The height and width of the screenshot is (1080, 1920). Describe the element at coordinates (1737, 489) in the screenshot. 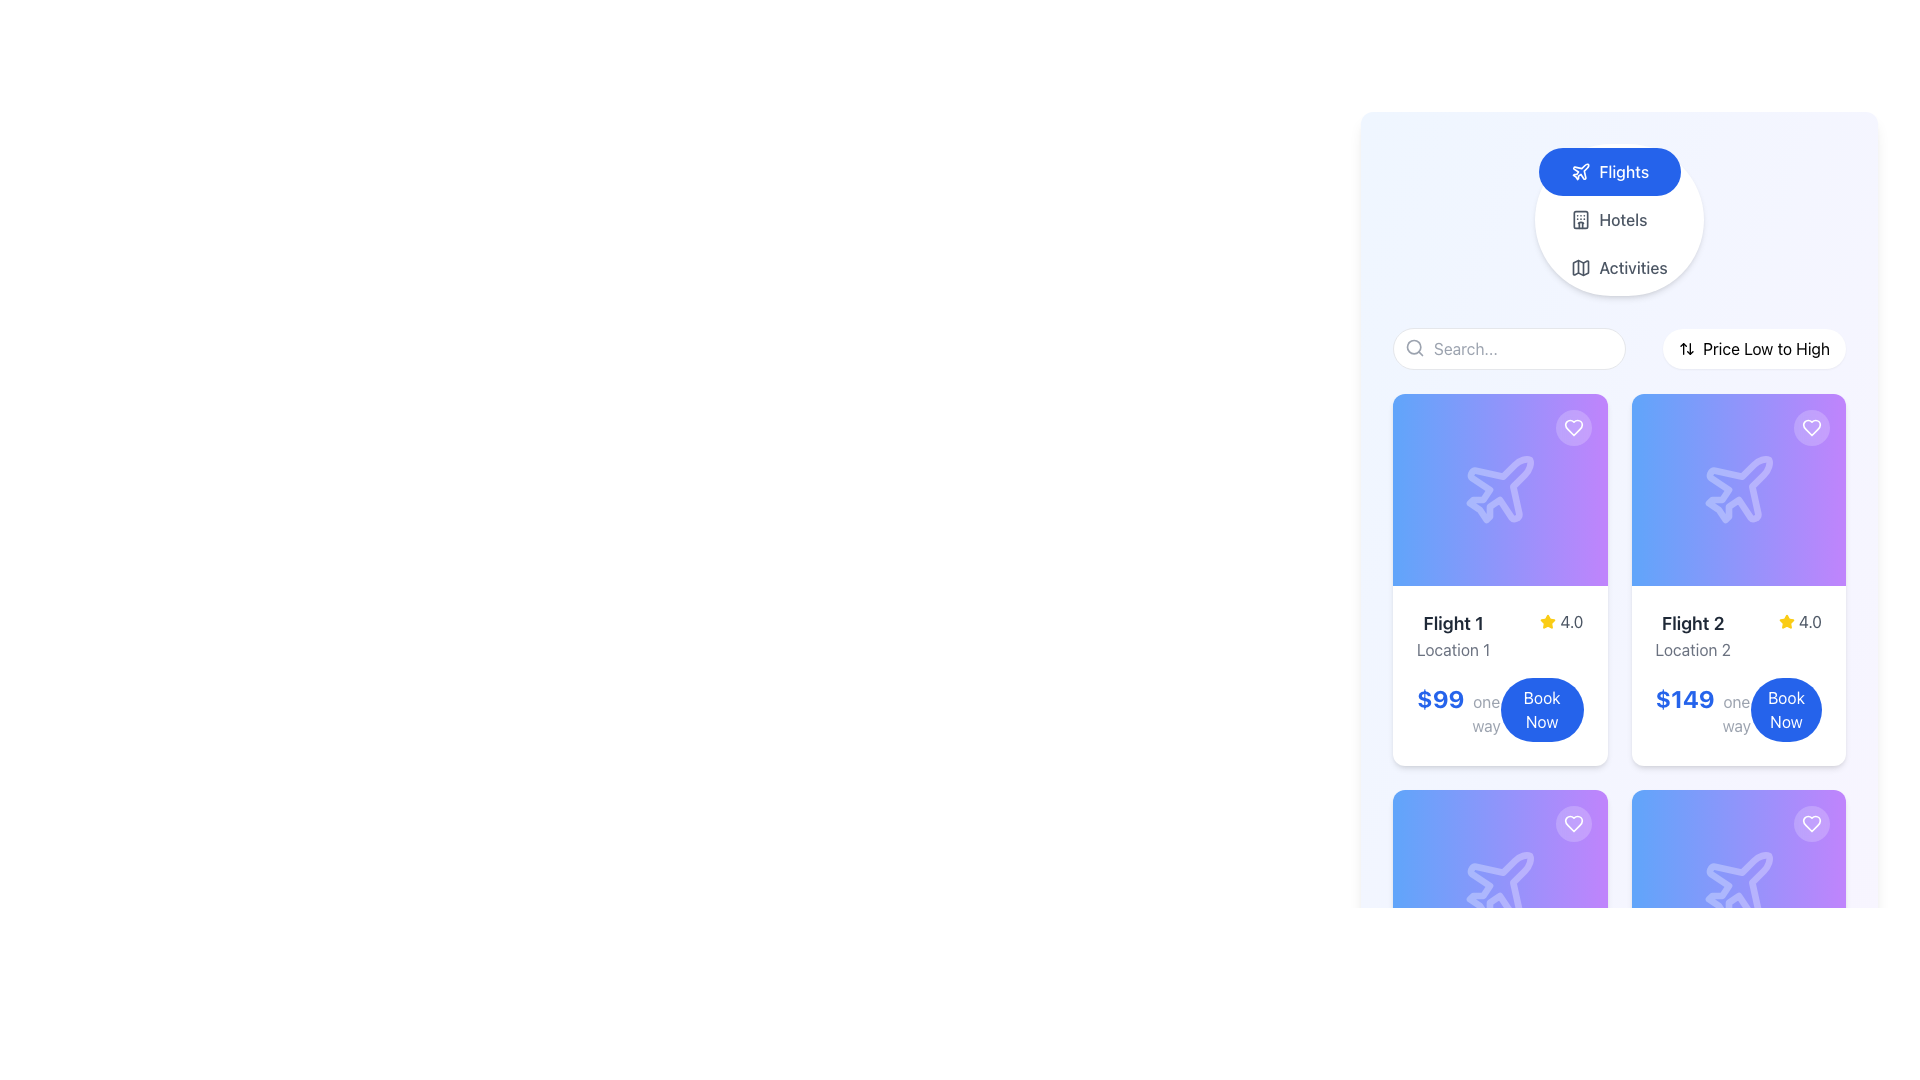

I see `the decorative panel representing an aviation-related service located in the upper half of the second card from the top on the right column` at that location.